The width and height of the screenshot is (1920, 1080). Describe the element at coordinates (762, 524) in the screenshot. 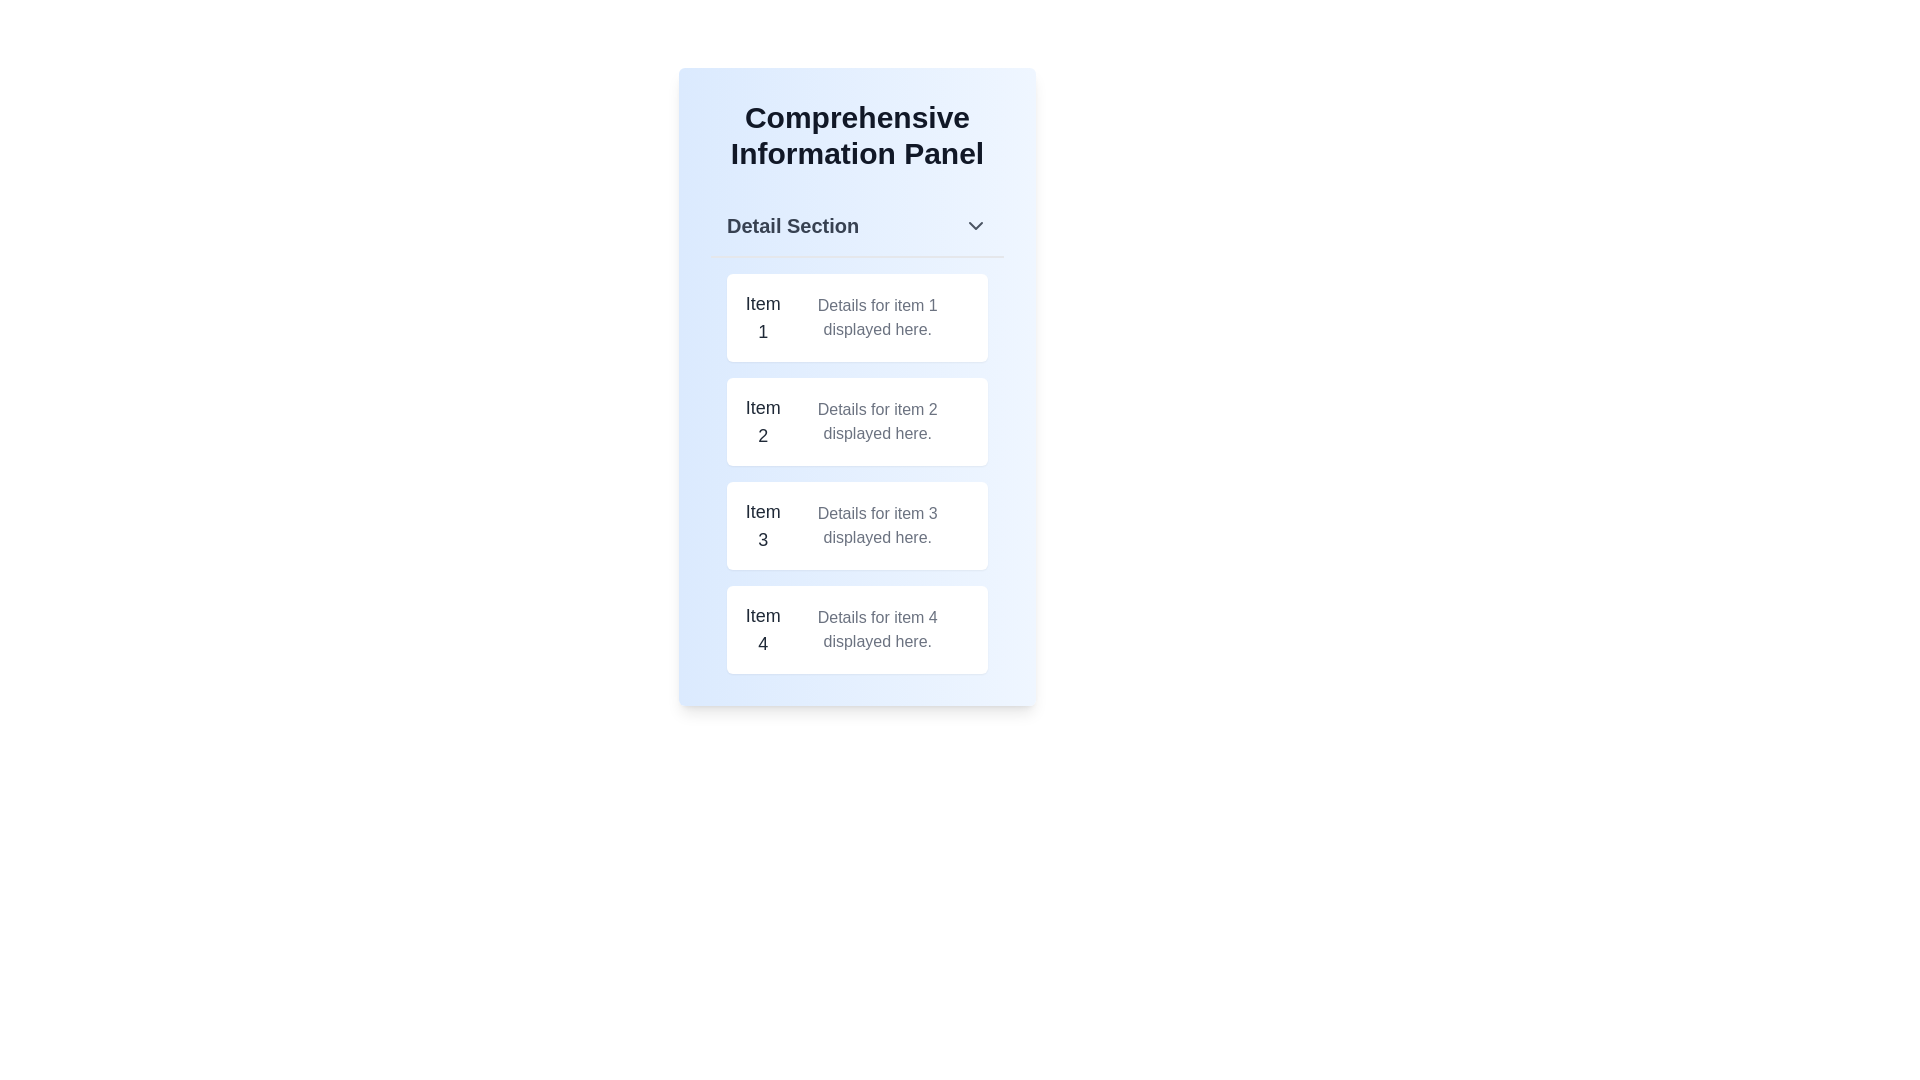

I see `the text label reading 'Item 3' which is styled with a larger font size and medium weight, located within a white rectangular card with rounded corners and light shadowing` at that location.